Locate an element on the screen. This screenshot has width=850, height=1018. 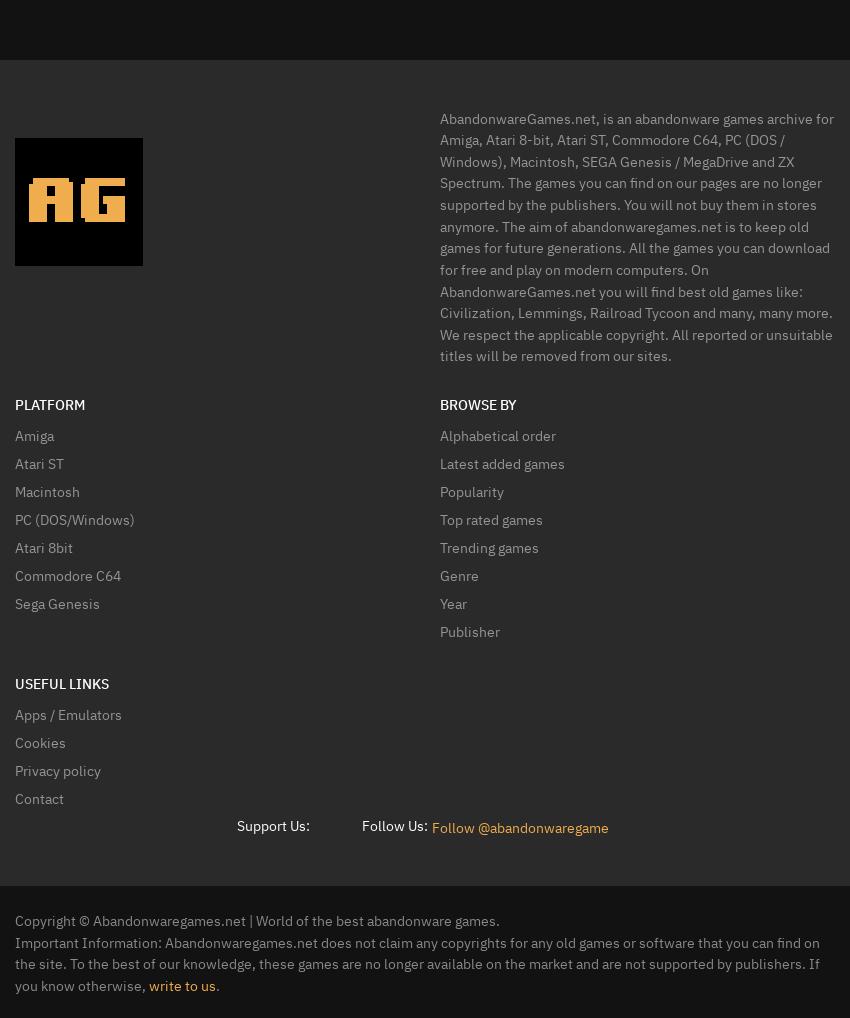
'Cookies' is located at coordinates (39, 740).